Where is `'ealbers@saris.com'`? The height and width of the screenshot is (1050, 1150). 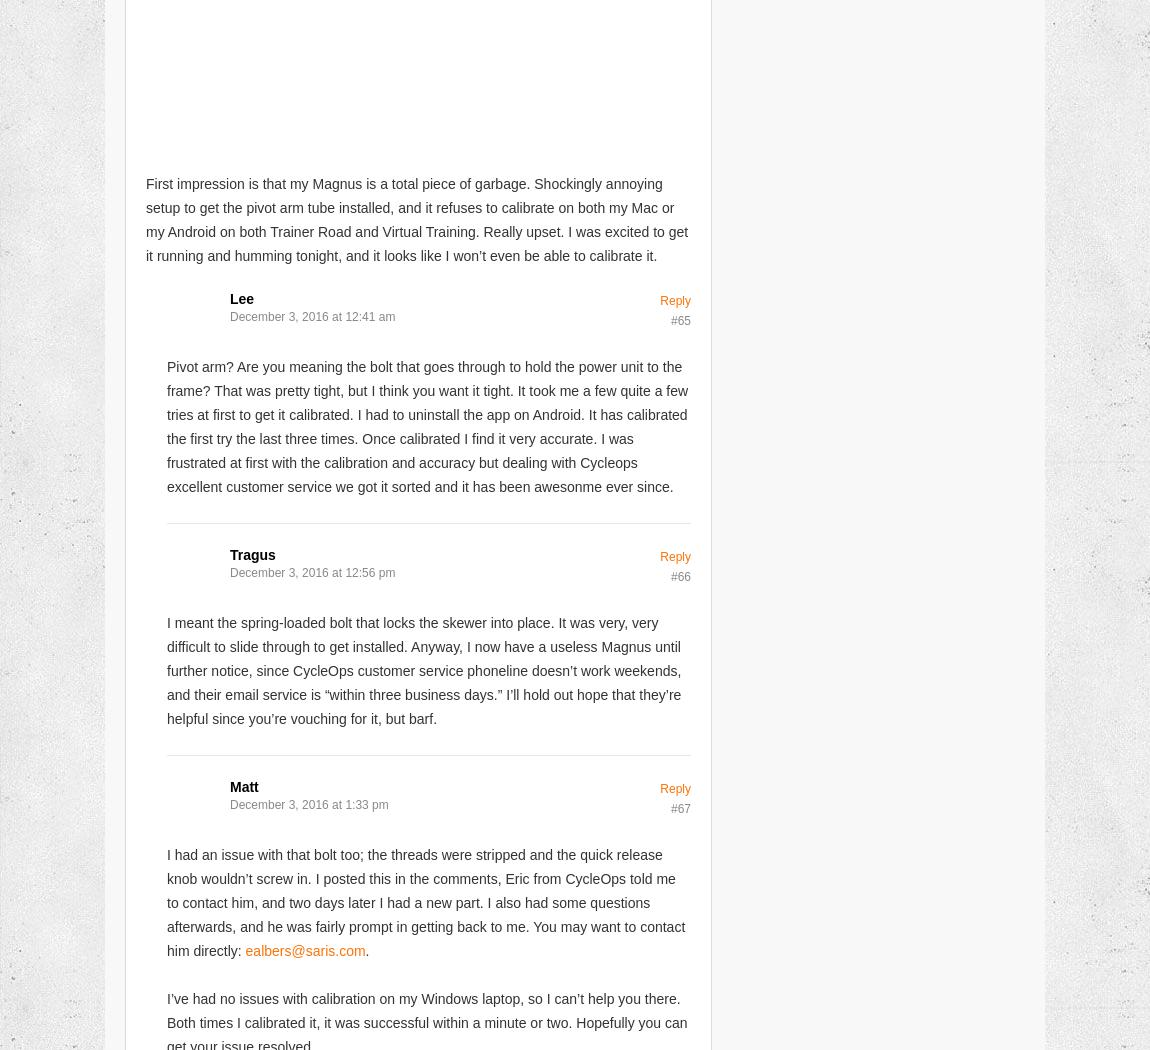
'ealbers@saris.com' is located at coordinates (243, 949).